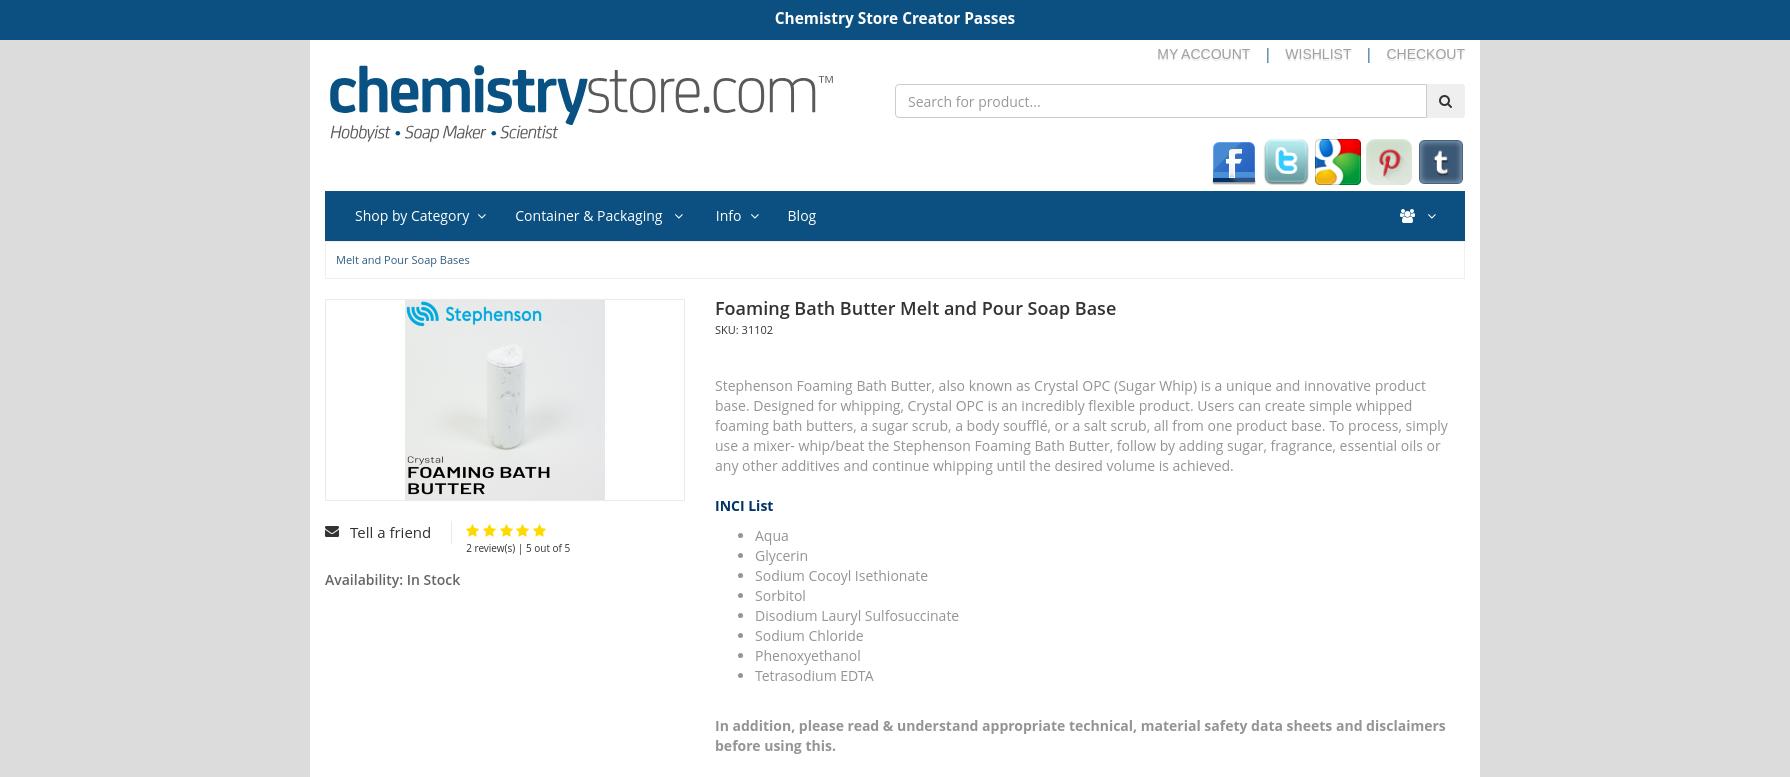 The width and height of the screenshot is (1790, 777). I want to click on 'Melt and Pour Soap Bases', so click(402, 259).